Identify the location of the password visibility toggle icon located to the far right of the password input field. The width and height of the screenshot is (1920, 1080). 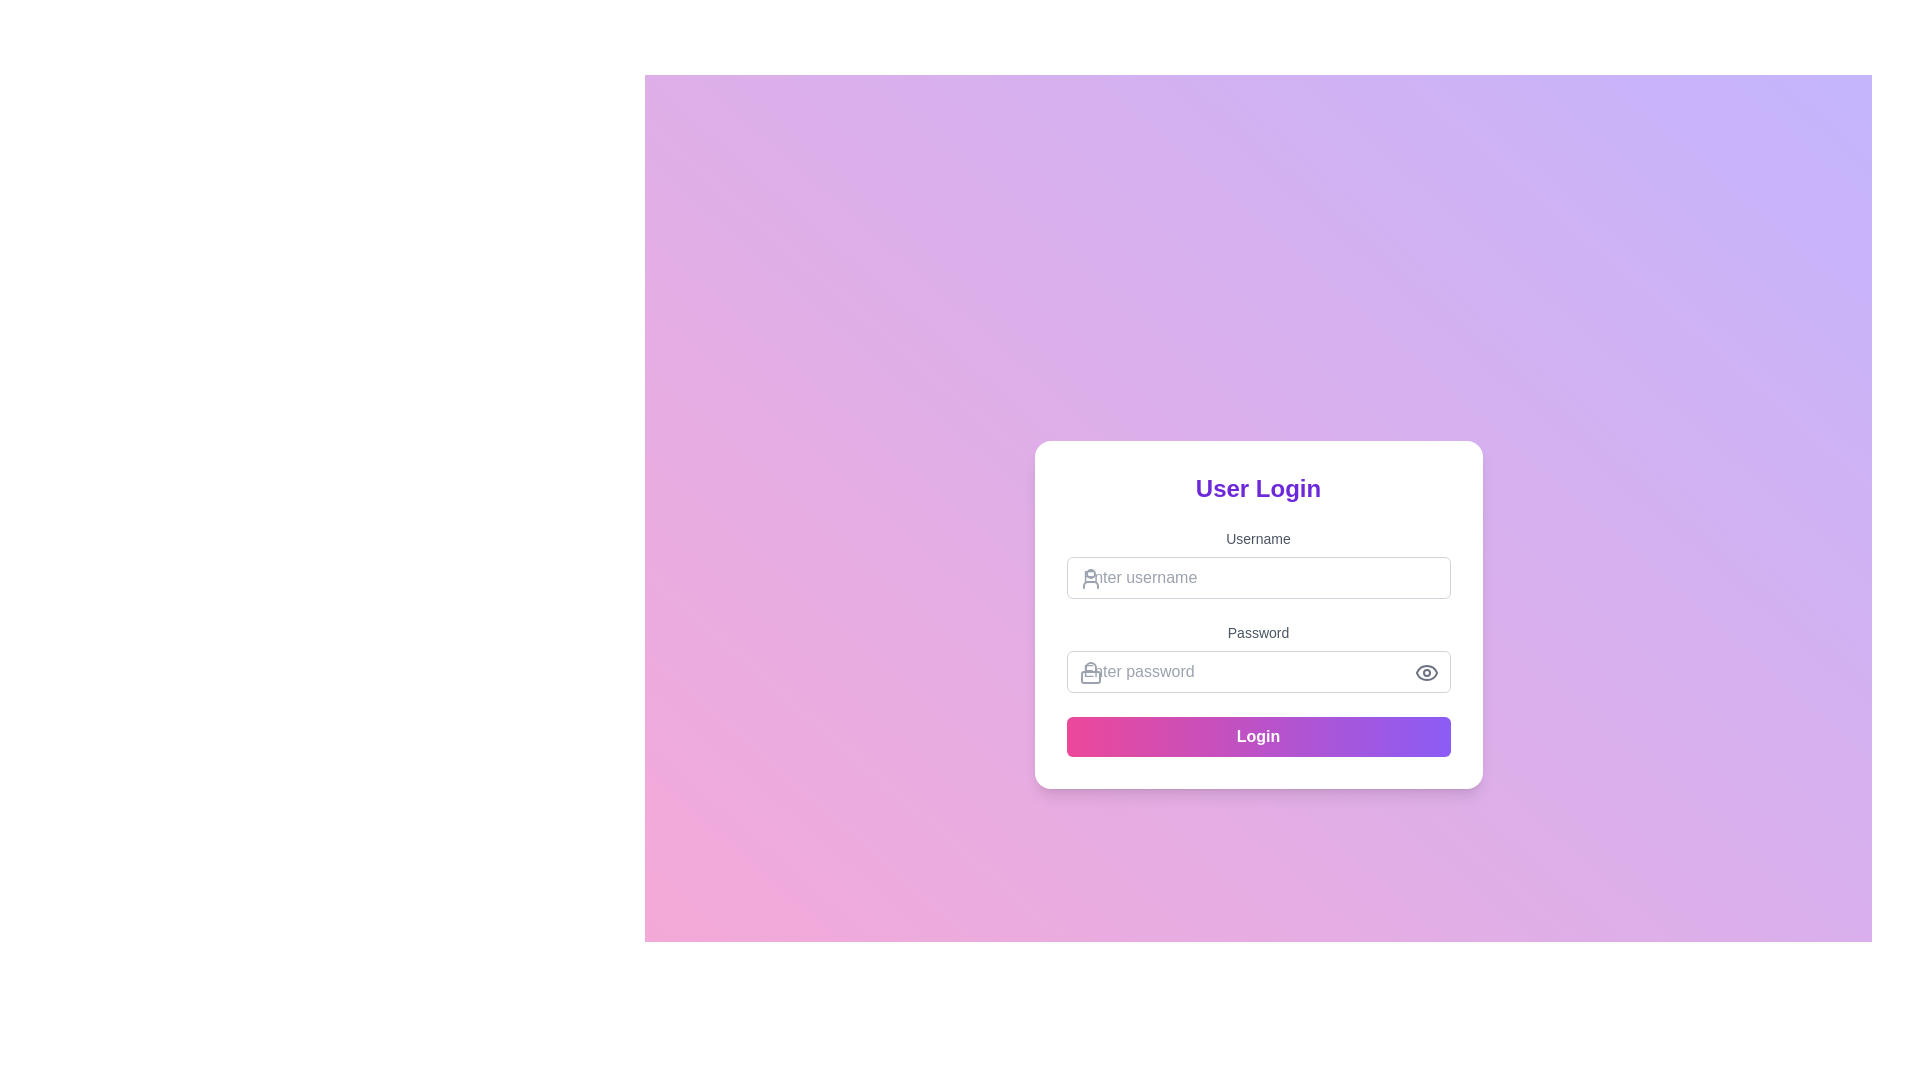
(1425, 672).